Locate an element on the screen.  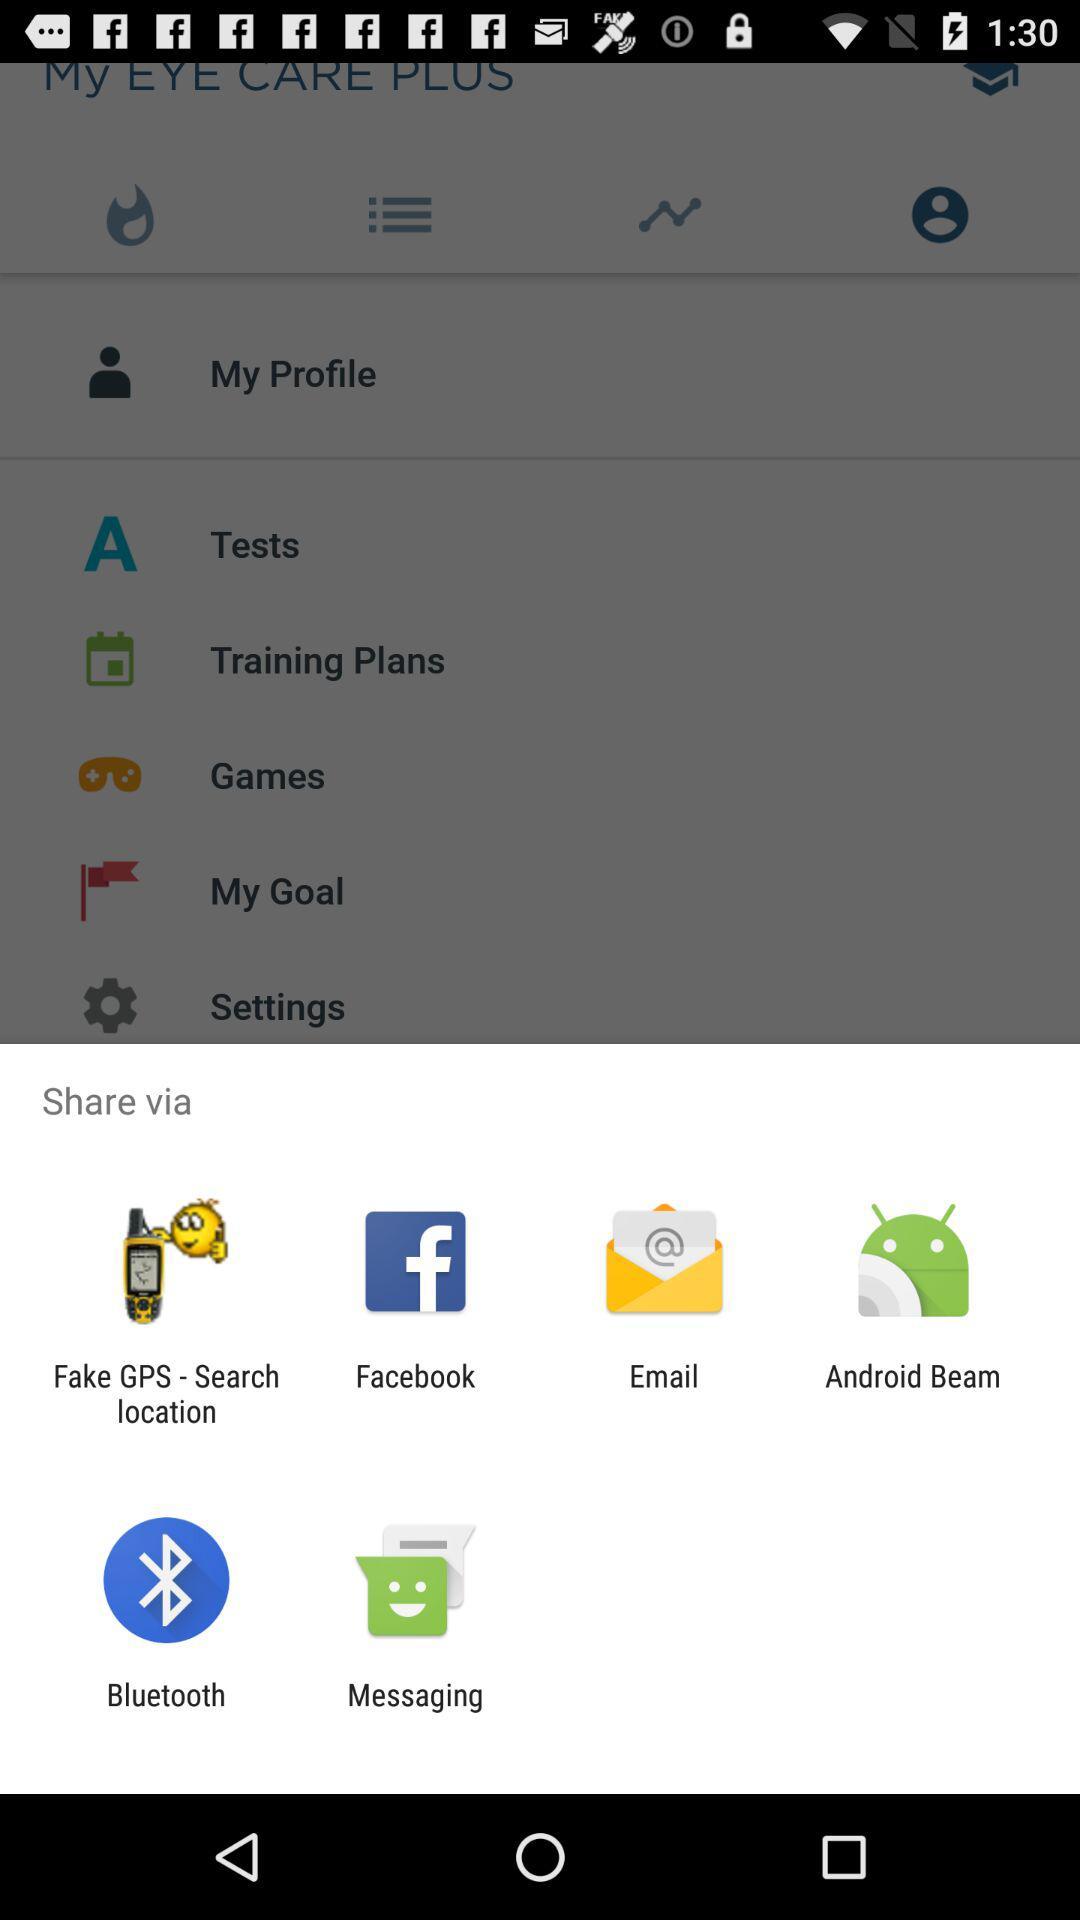
the app next to email is located at coordinates (913, 1392).